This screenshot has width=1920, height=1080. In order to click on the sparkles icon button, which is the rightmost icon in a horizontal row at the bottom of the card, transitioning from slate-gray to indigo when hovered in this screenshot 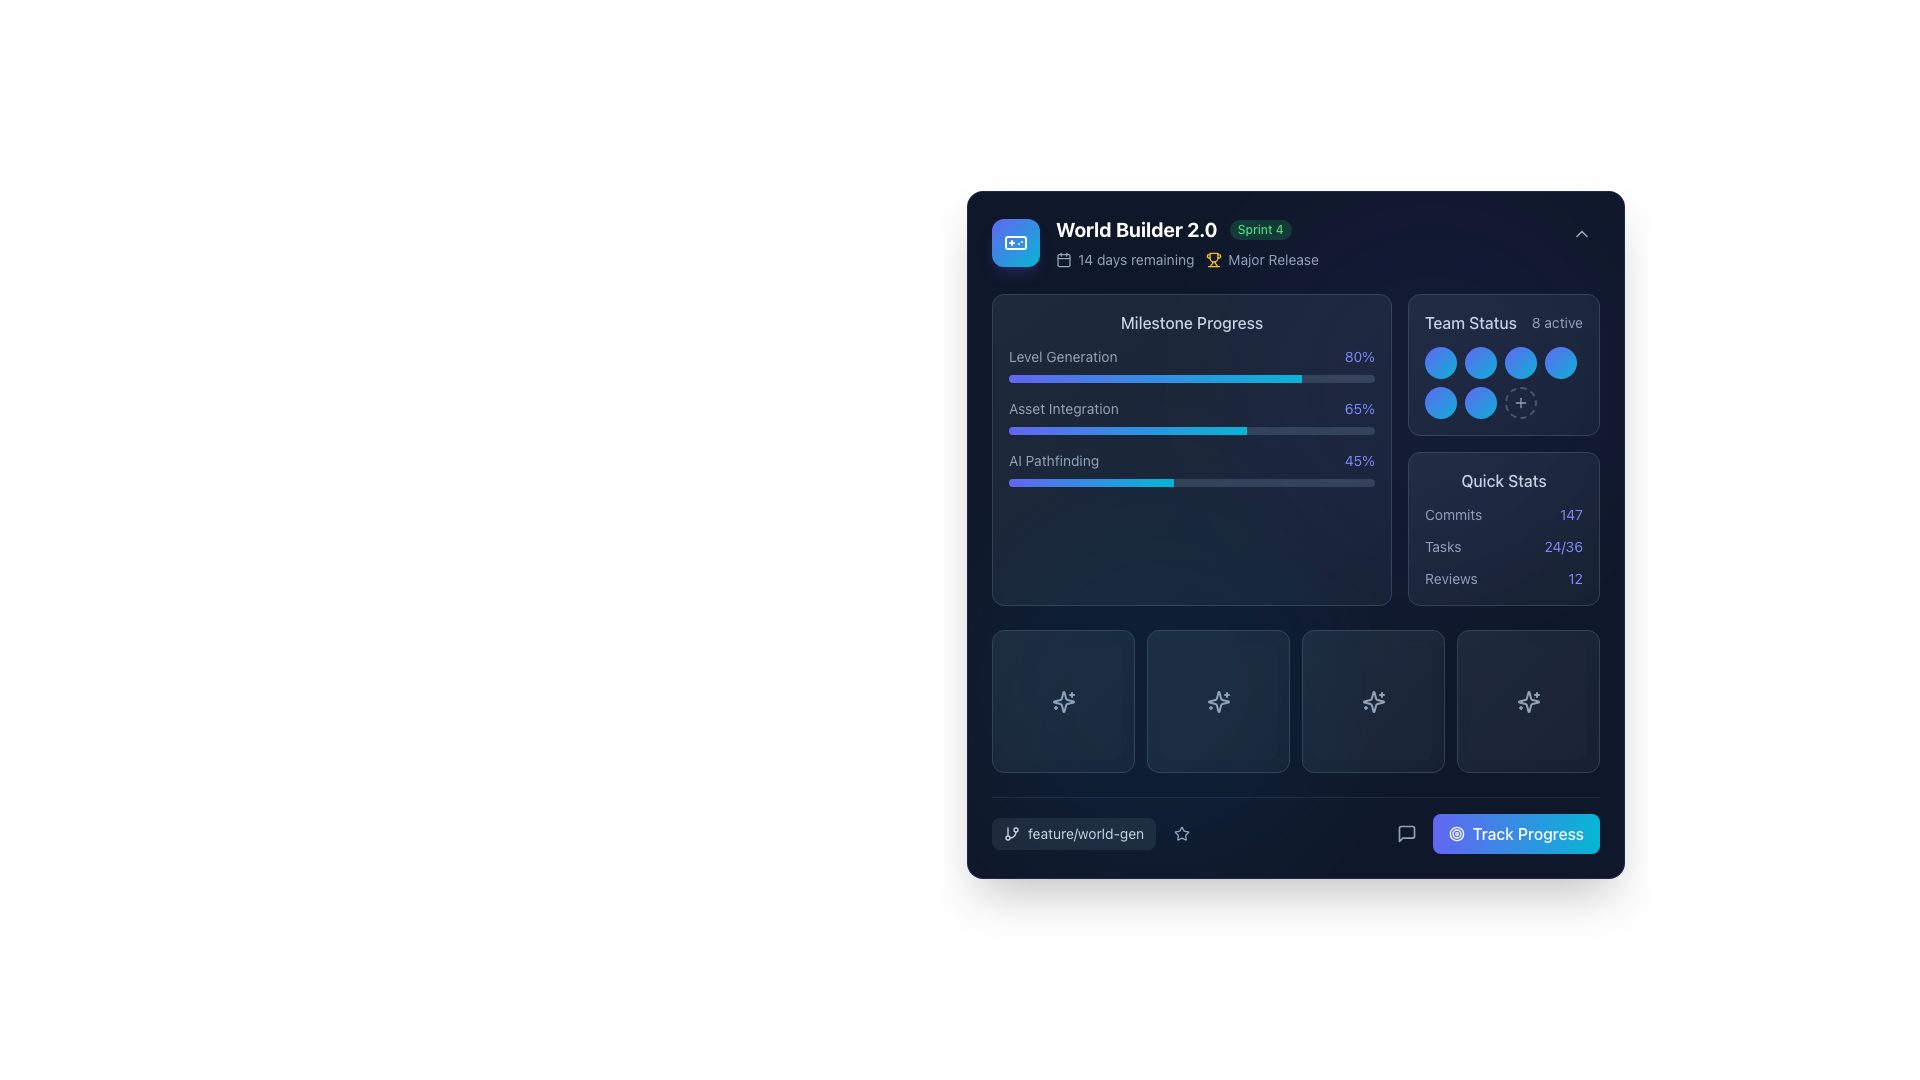, I will do `click(1527, 700)`.